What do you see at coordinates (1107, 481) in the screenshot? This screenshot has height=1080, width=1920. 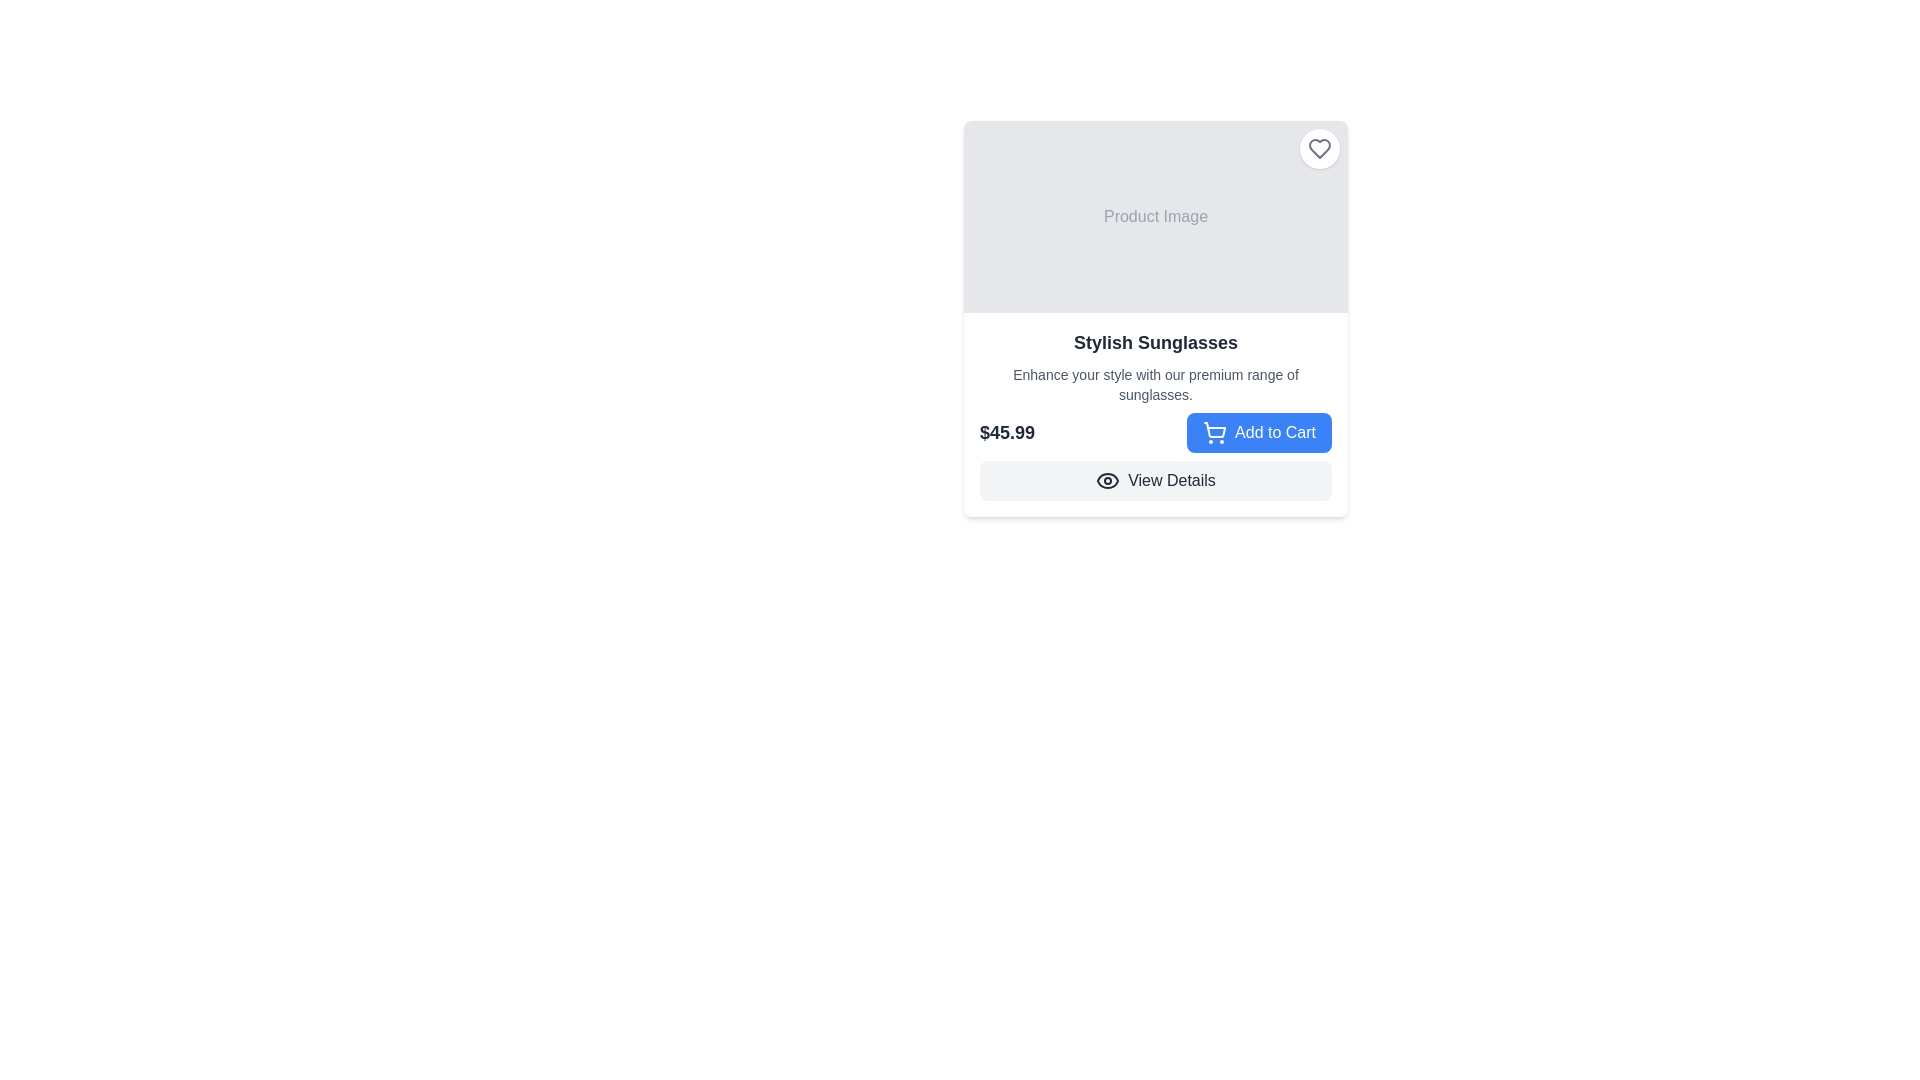 I see `the 'View Details' button by clicking on its icon, which is visually represented to the left of the button's text` at bounding box center [1107, 481].